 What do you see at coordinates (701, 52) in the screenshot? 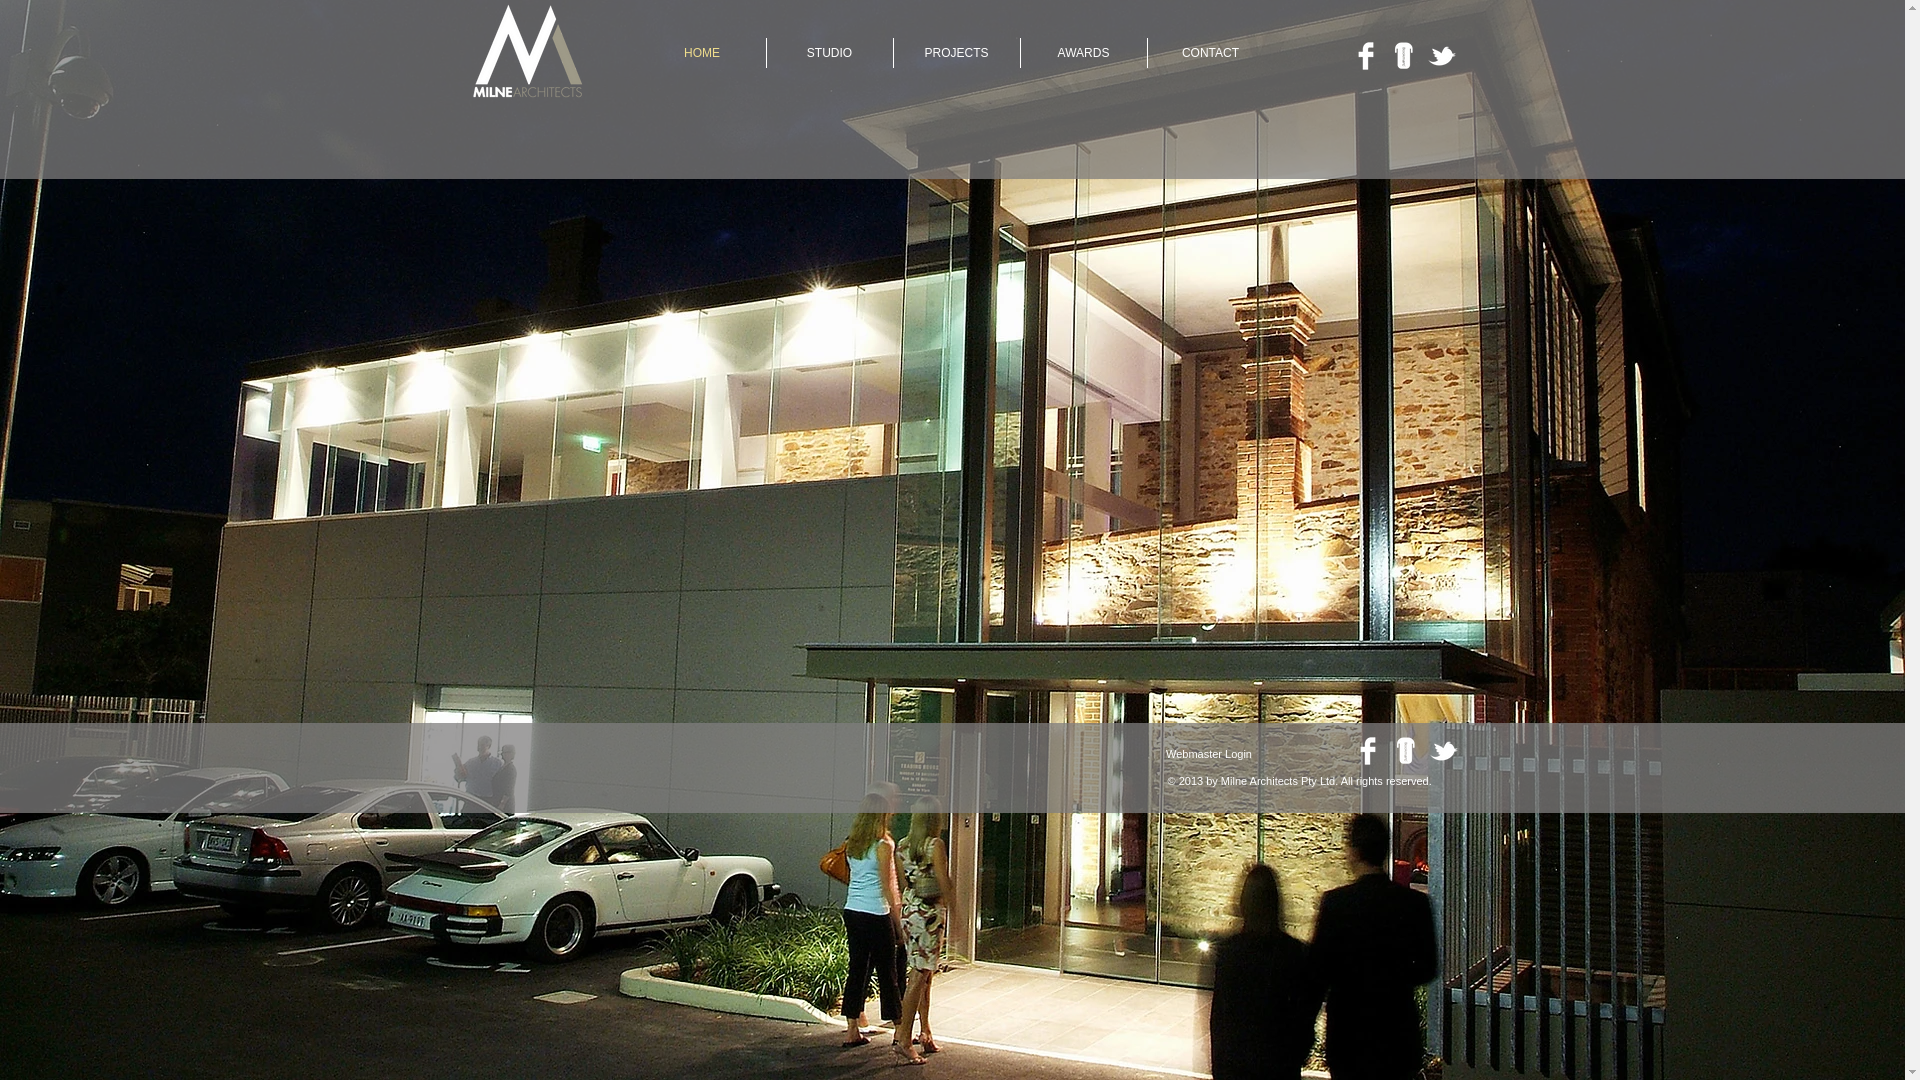
I see `'HOME'` at bounding box center [701, 52].